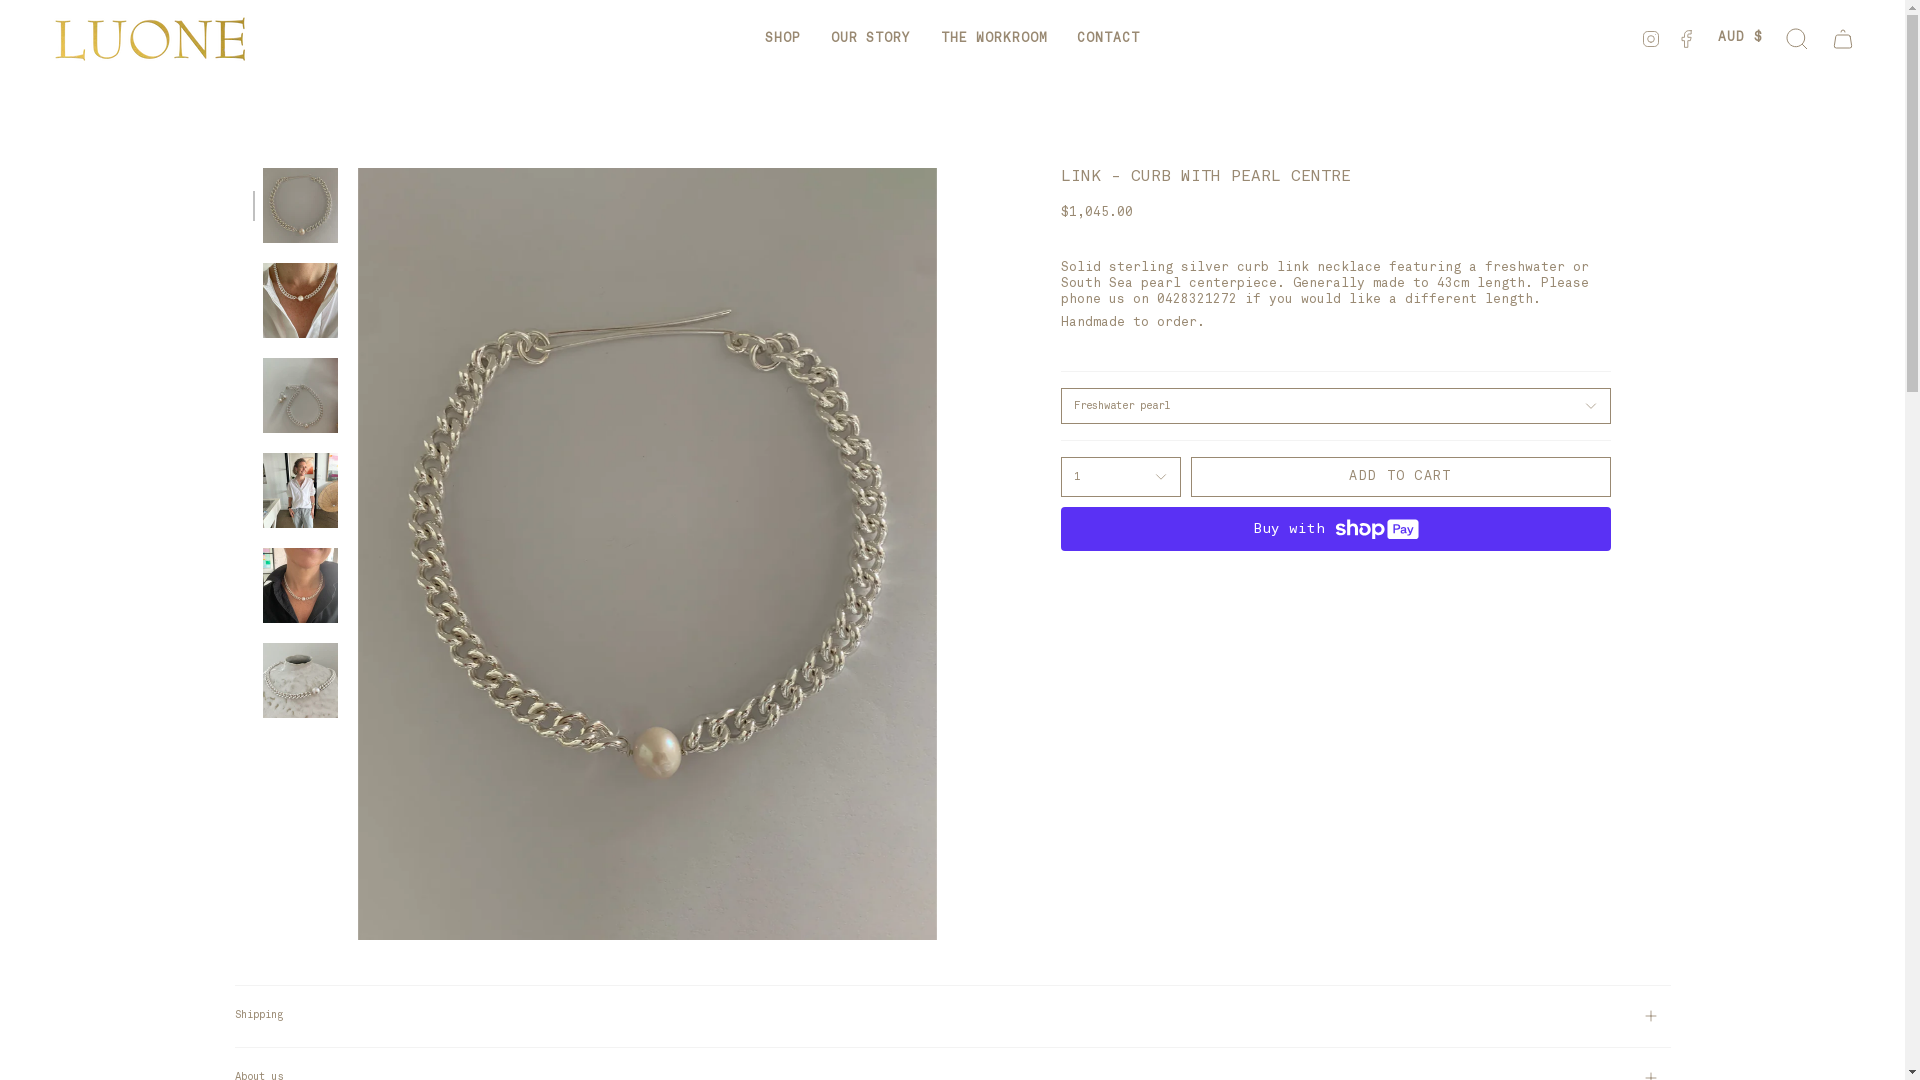 This screenshot has height=1080, width=1920. I want to click on 'CONTACT', so click(1107, 38).